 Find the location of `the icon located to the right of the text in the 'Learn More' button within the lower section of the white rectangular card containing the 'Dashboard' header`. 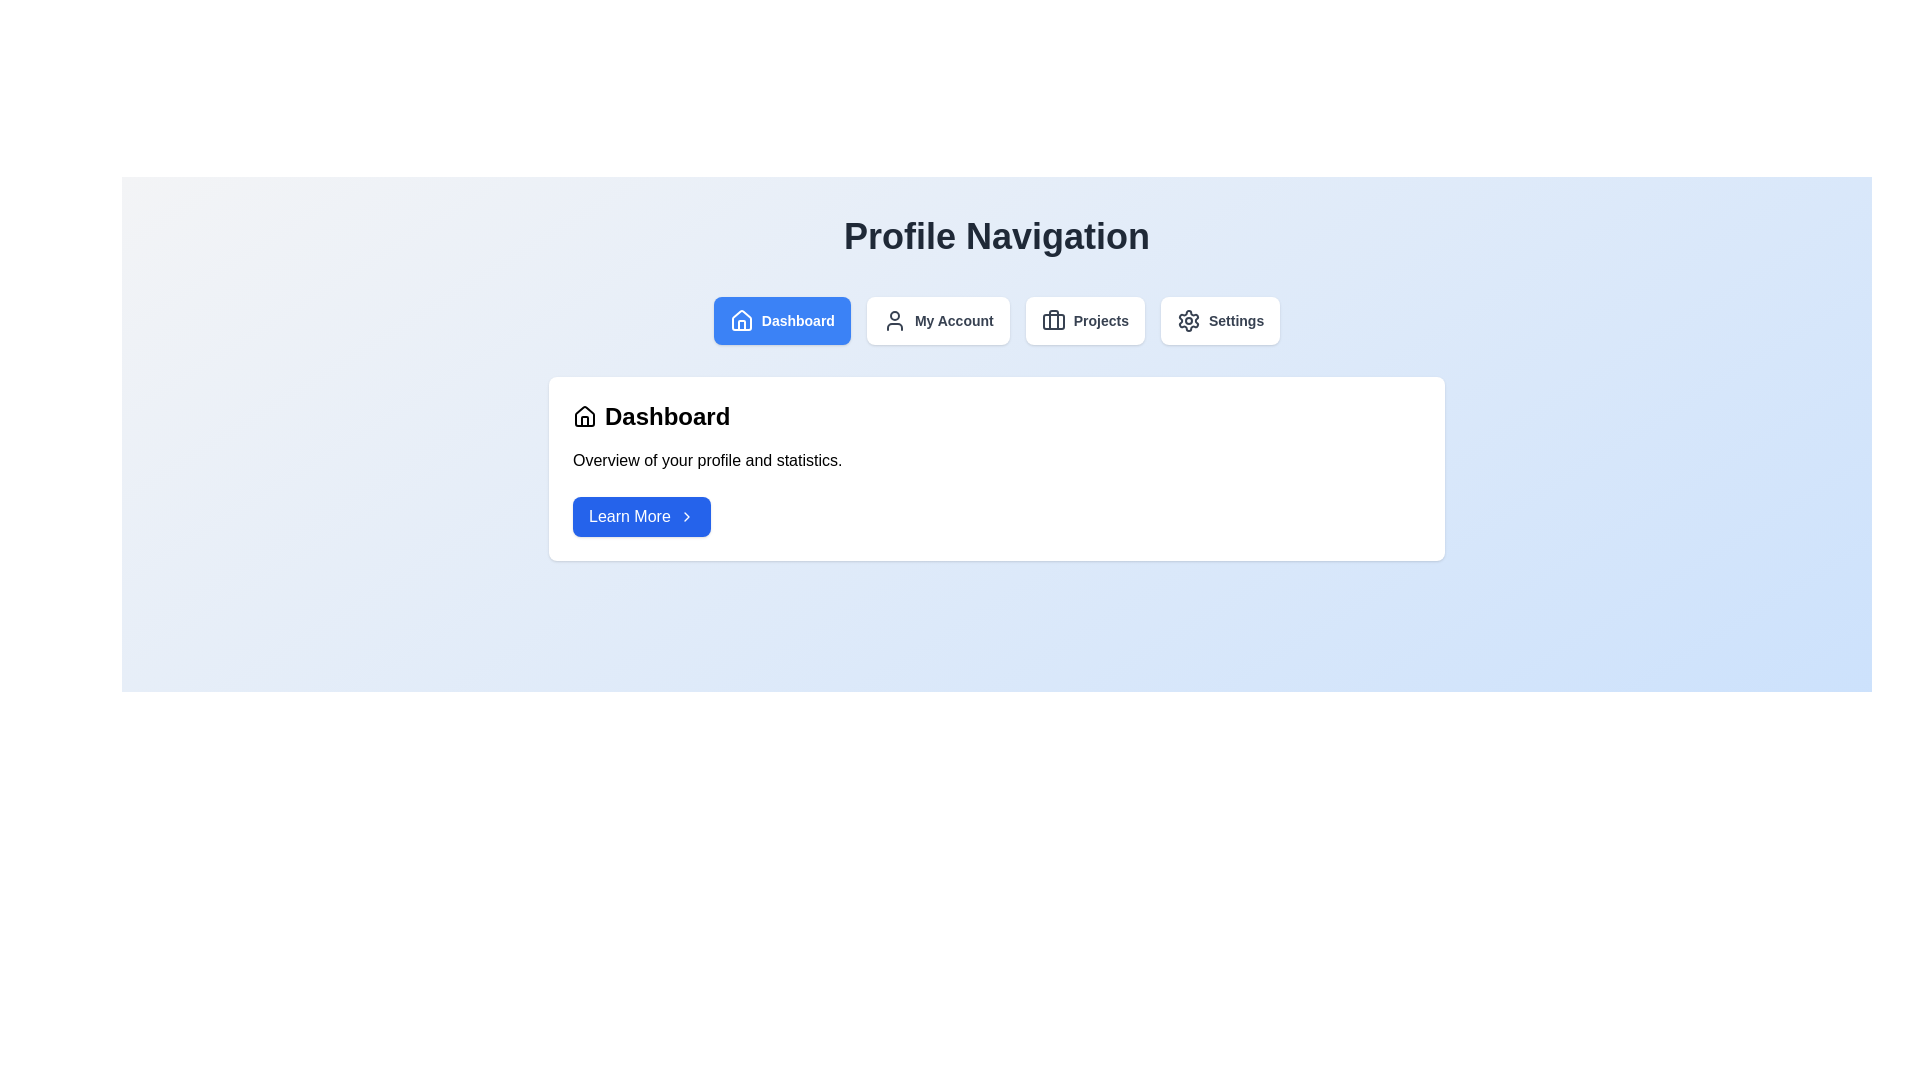

the icon located to the right of the text in the 'Learn More' button within the lower section of the white rectangular card containing the 'Dashboard' header is located at coordinates (686, 515).